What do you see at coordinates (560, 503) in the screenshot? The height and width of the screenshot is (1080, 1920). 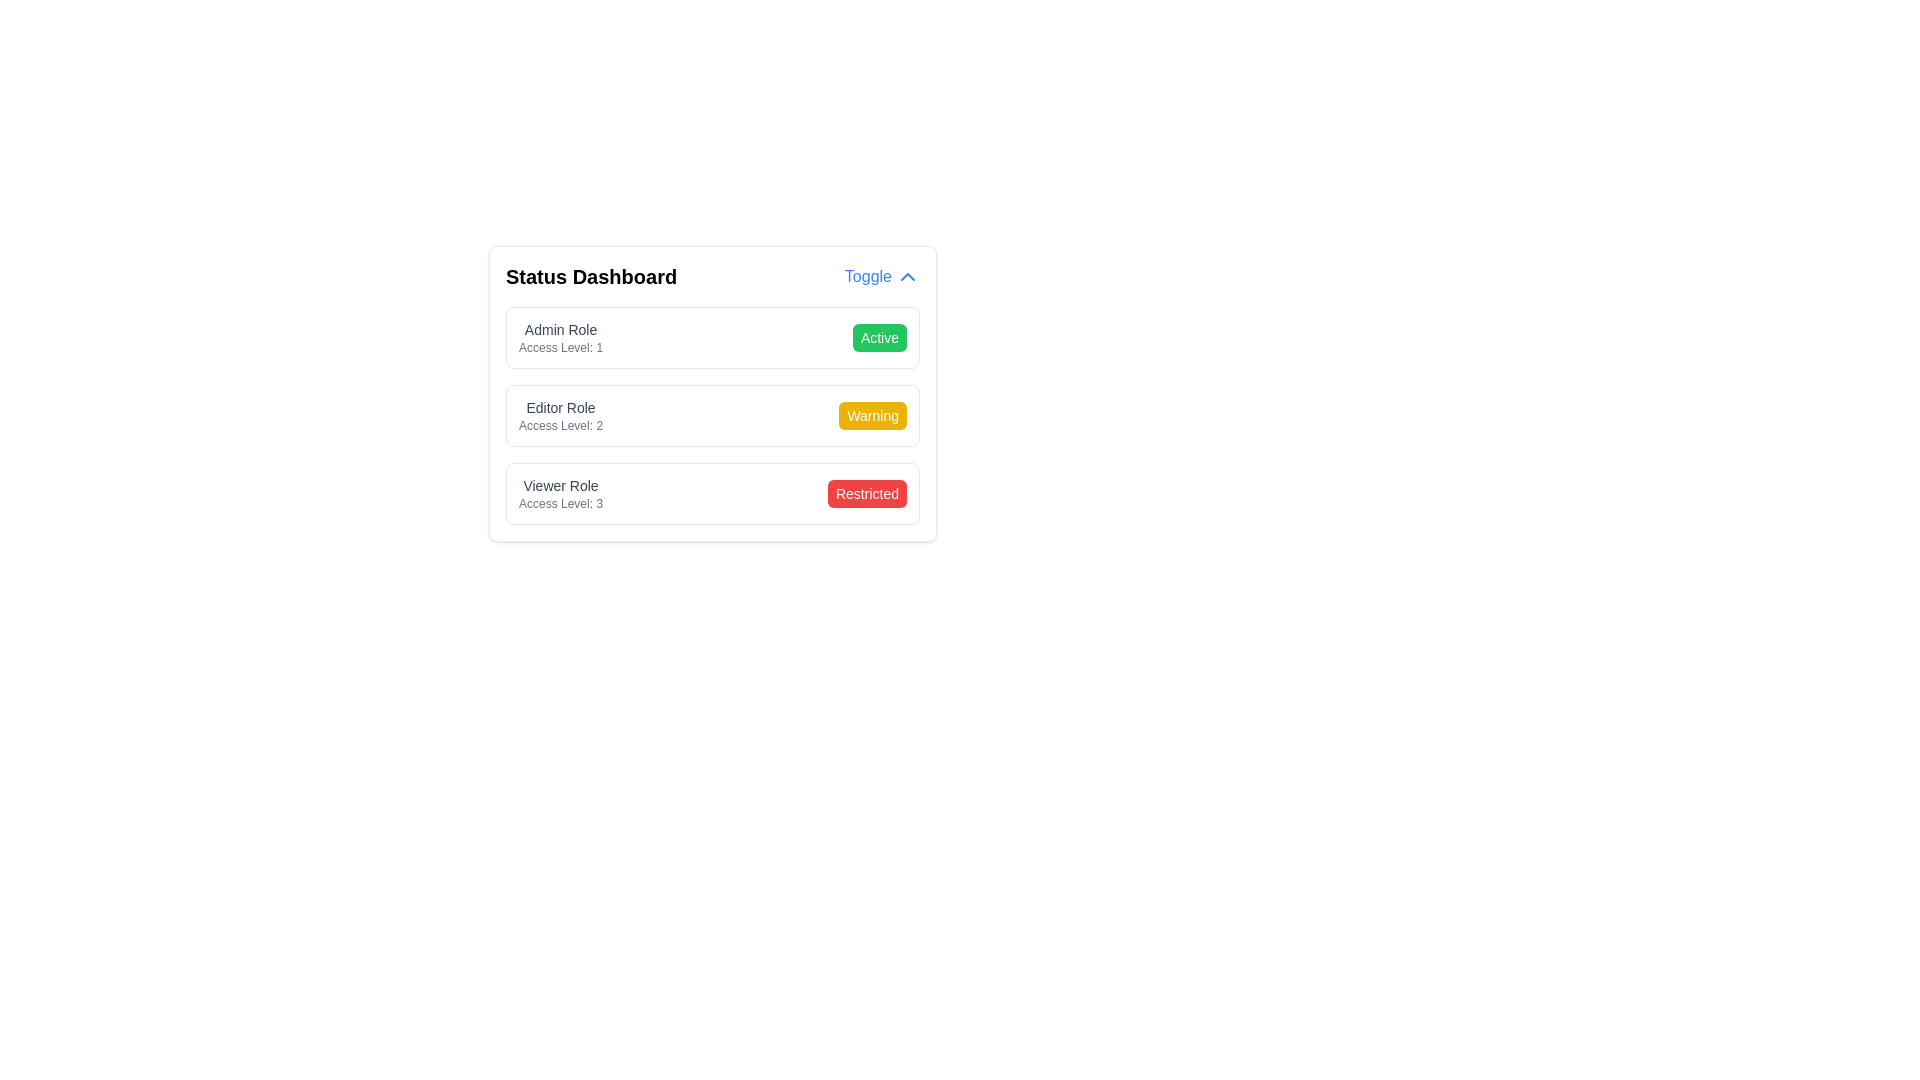 I see `the informational text label that indicates the access level associated with the 'Viewer Role', located directly below the 'Viewer Role' label` at bounding box center [560, 503].